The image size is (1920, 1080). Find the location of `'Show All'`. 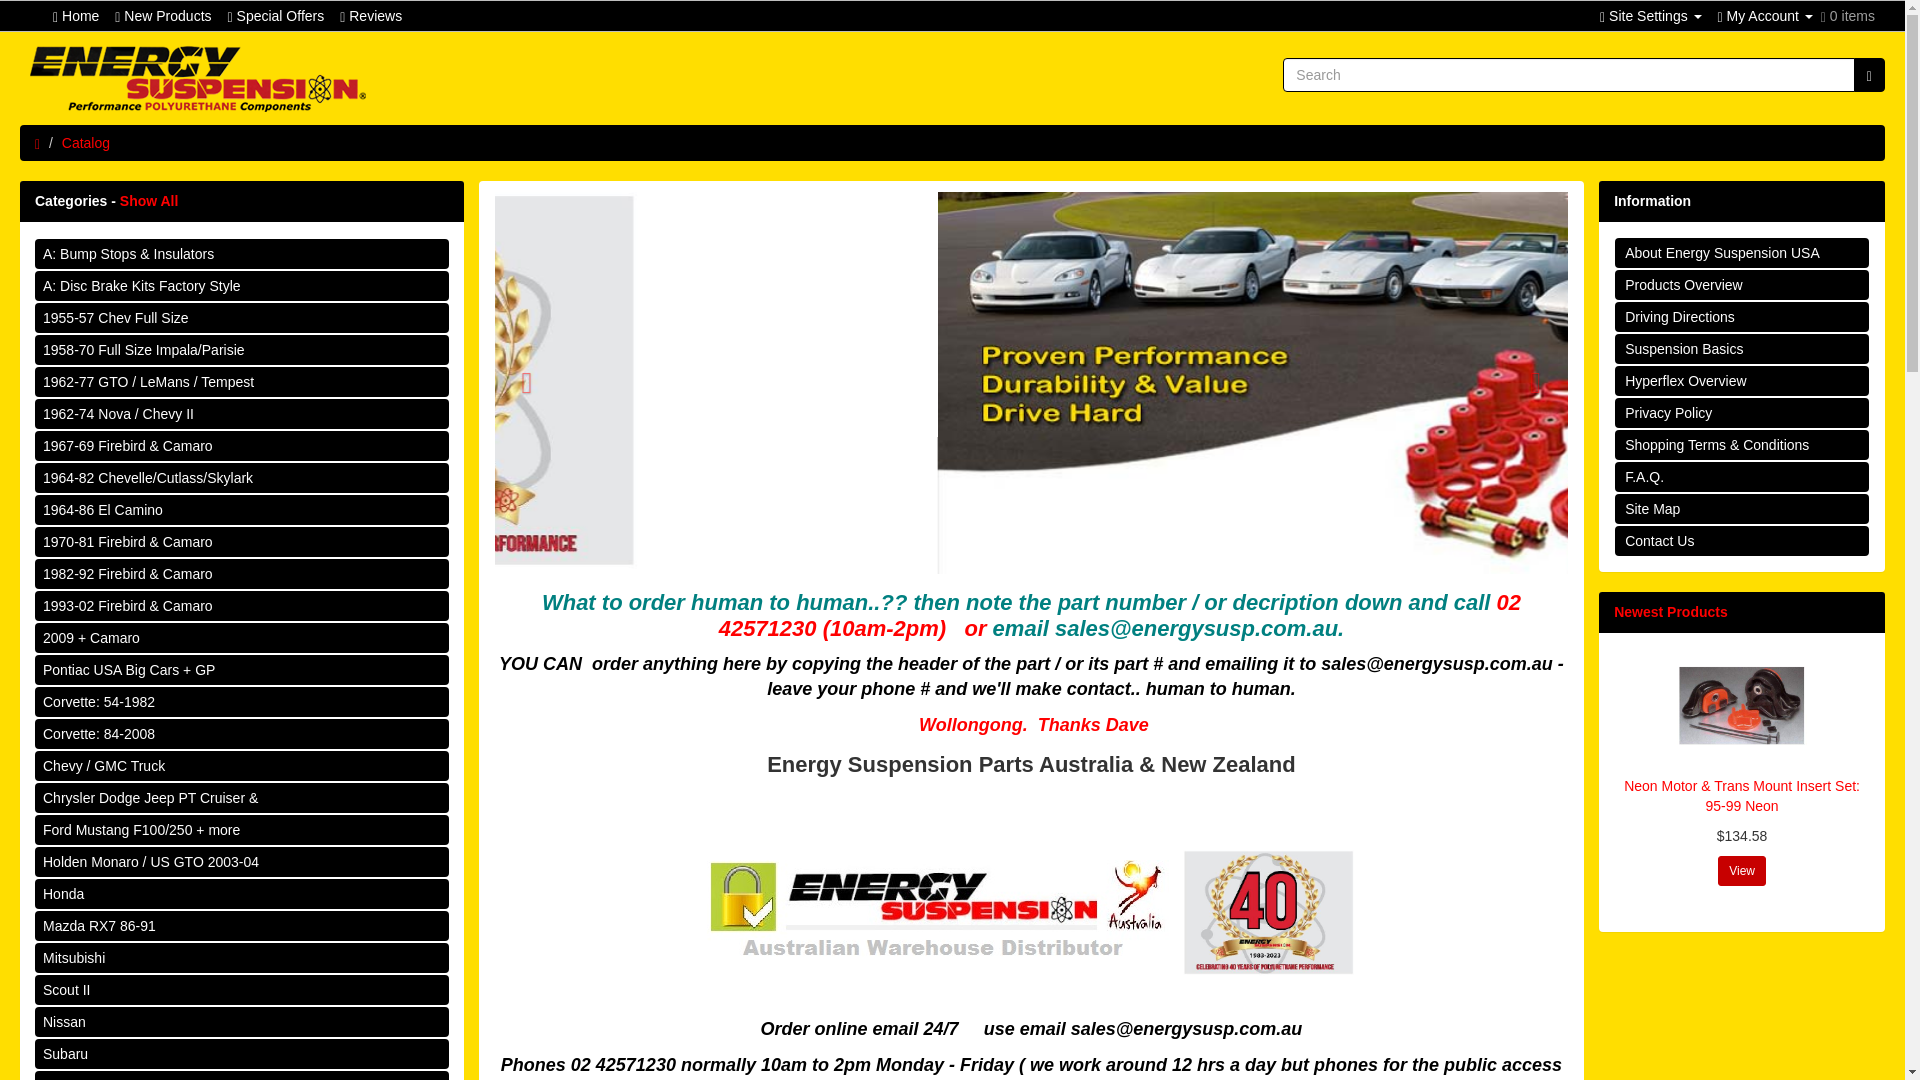

'Show All' is located at coordinates (148, 200).